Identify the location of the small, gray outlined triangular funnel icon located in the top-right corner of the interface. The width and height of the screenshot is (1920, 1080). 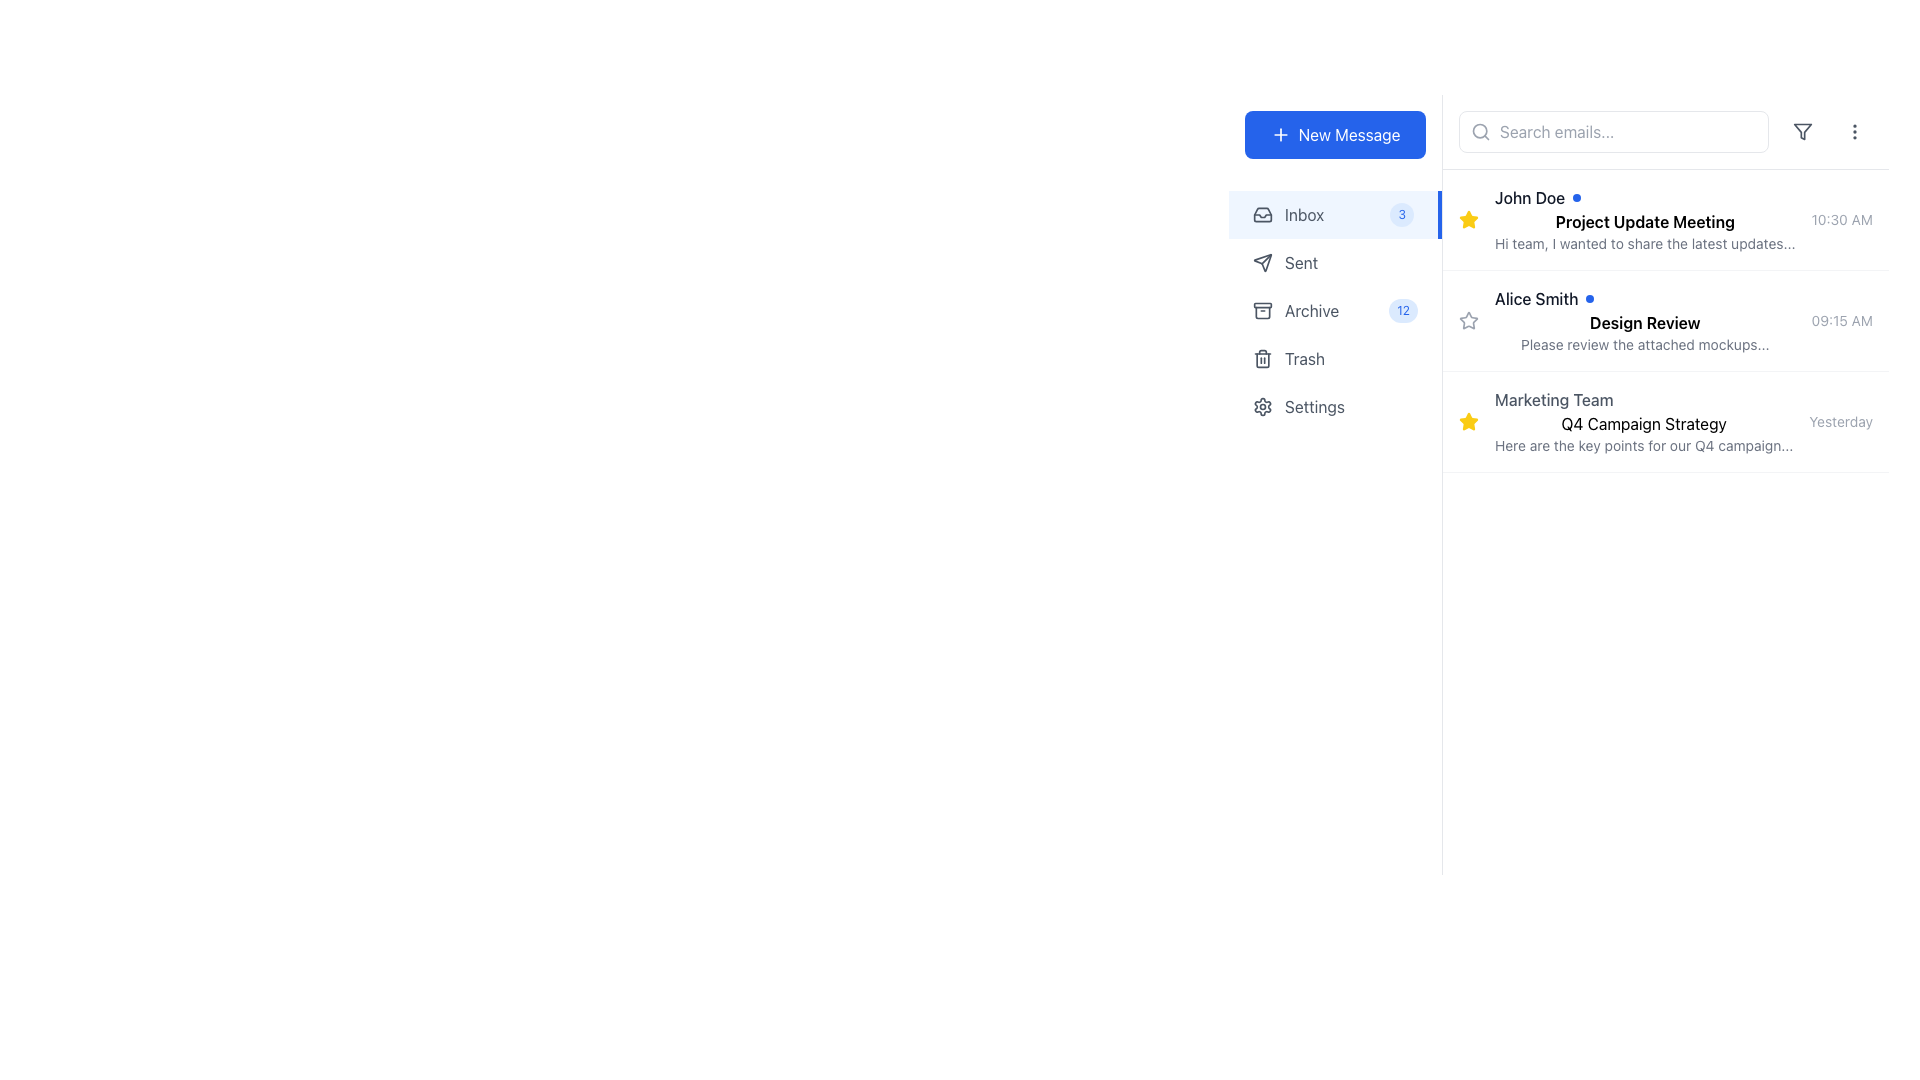
(1803, 131).